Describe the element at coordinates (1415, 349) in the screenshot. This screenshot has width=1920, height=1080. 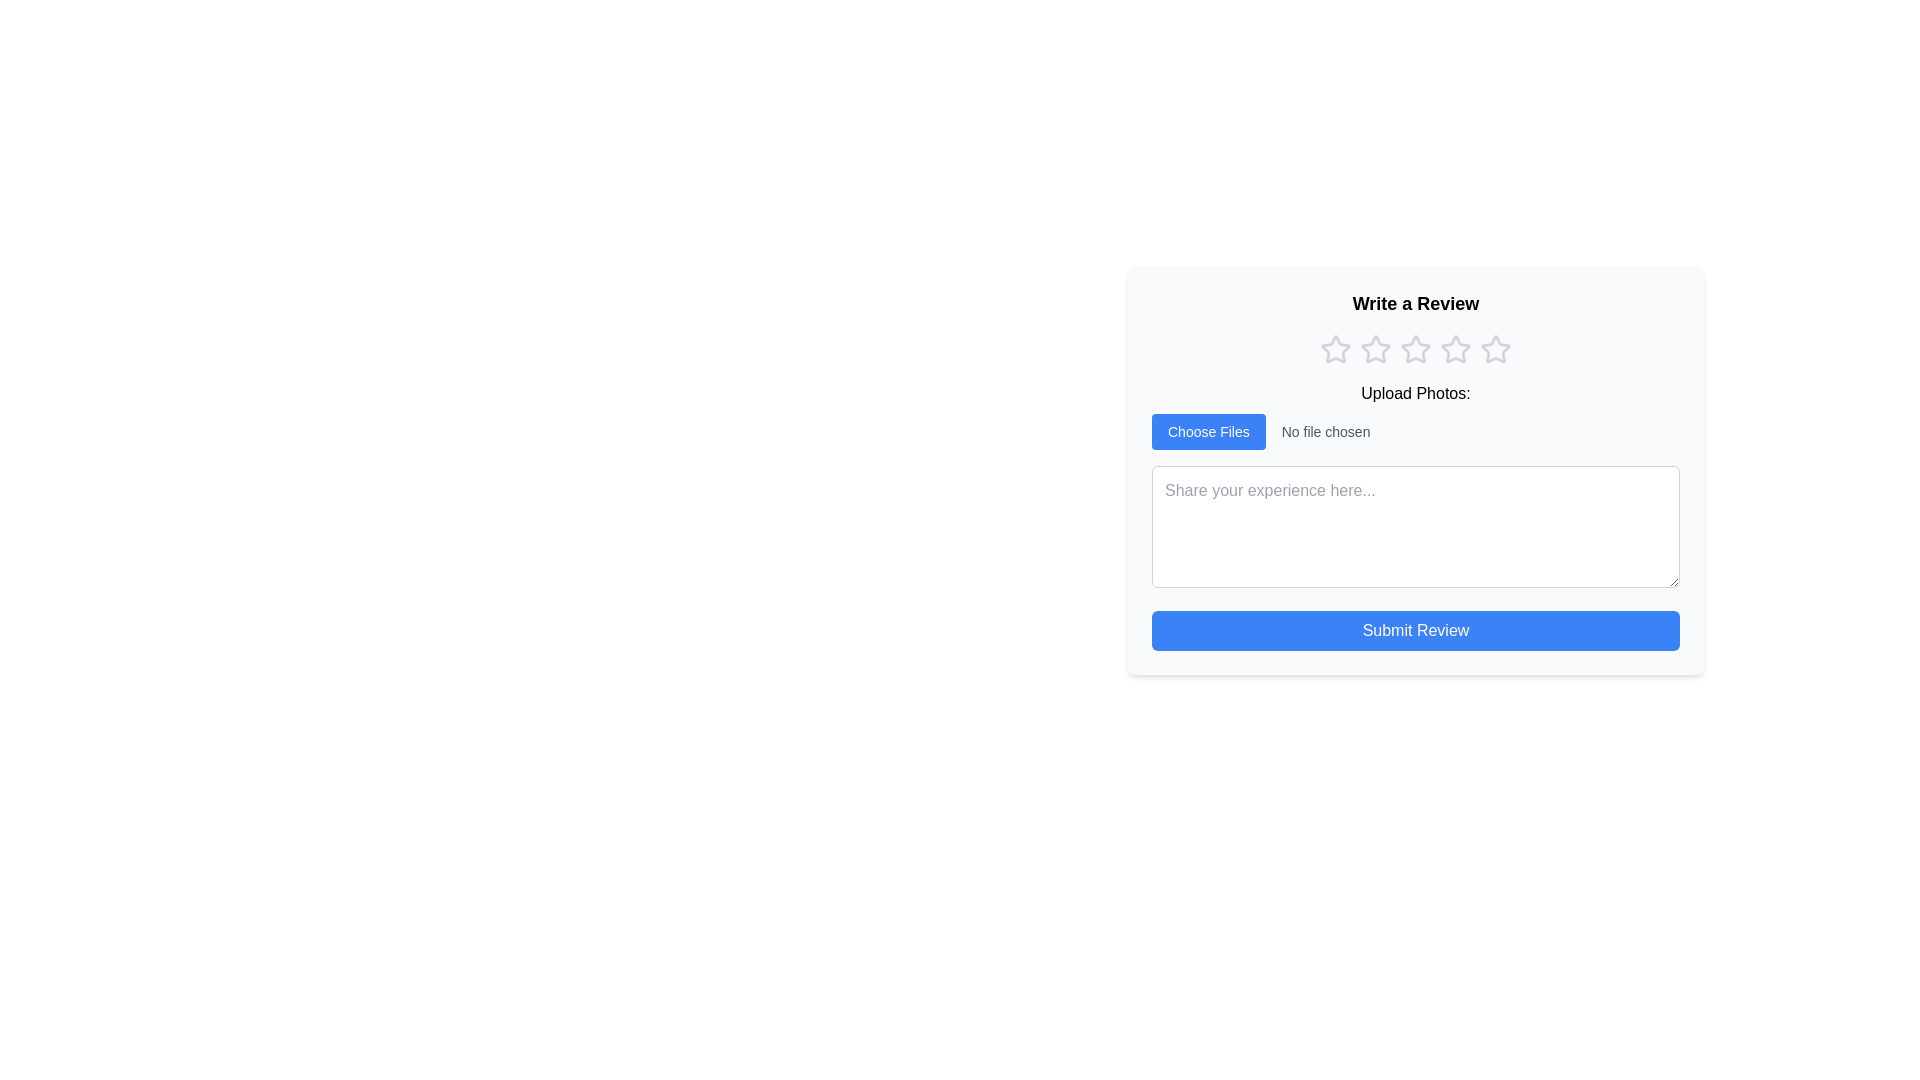
I see `the third rating star icon, which is a light gray five-pointed star outline, part of the interactive rating component under the 'Write a Review' header` at that location.